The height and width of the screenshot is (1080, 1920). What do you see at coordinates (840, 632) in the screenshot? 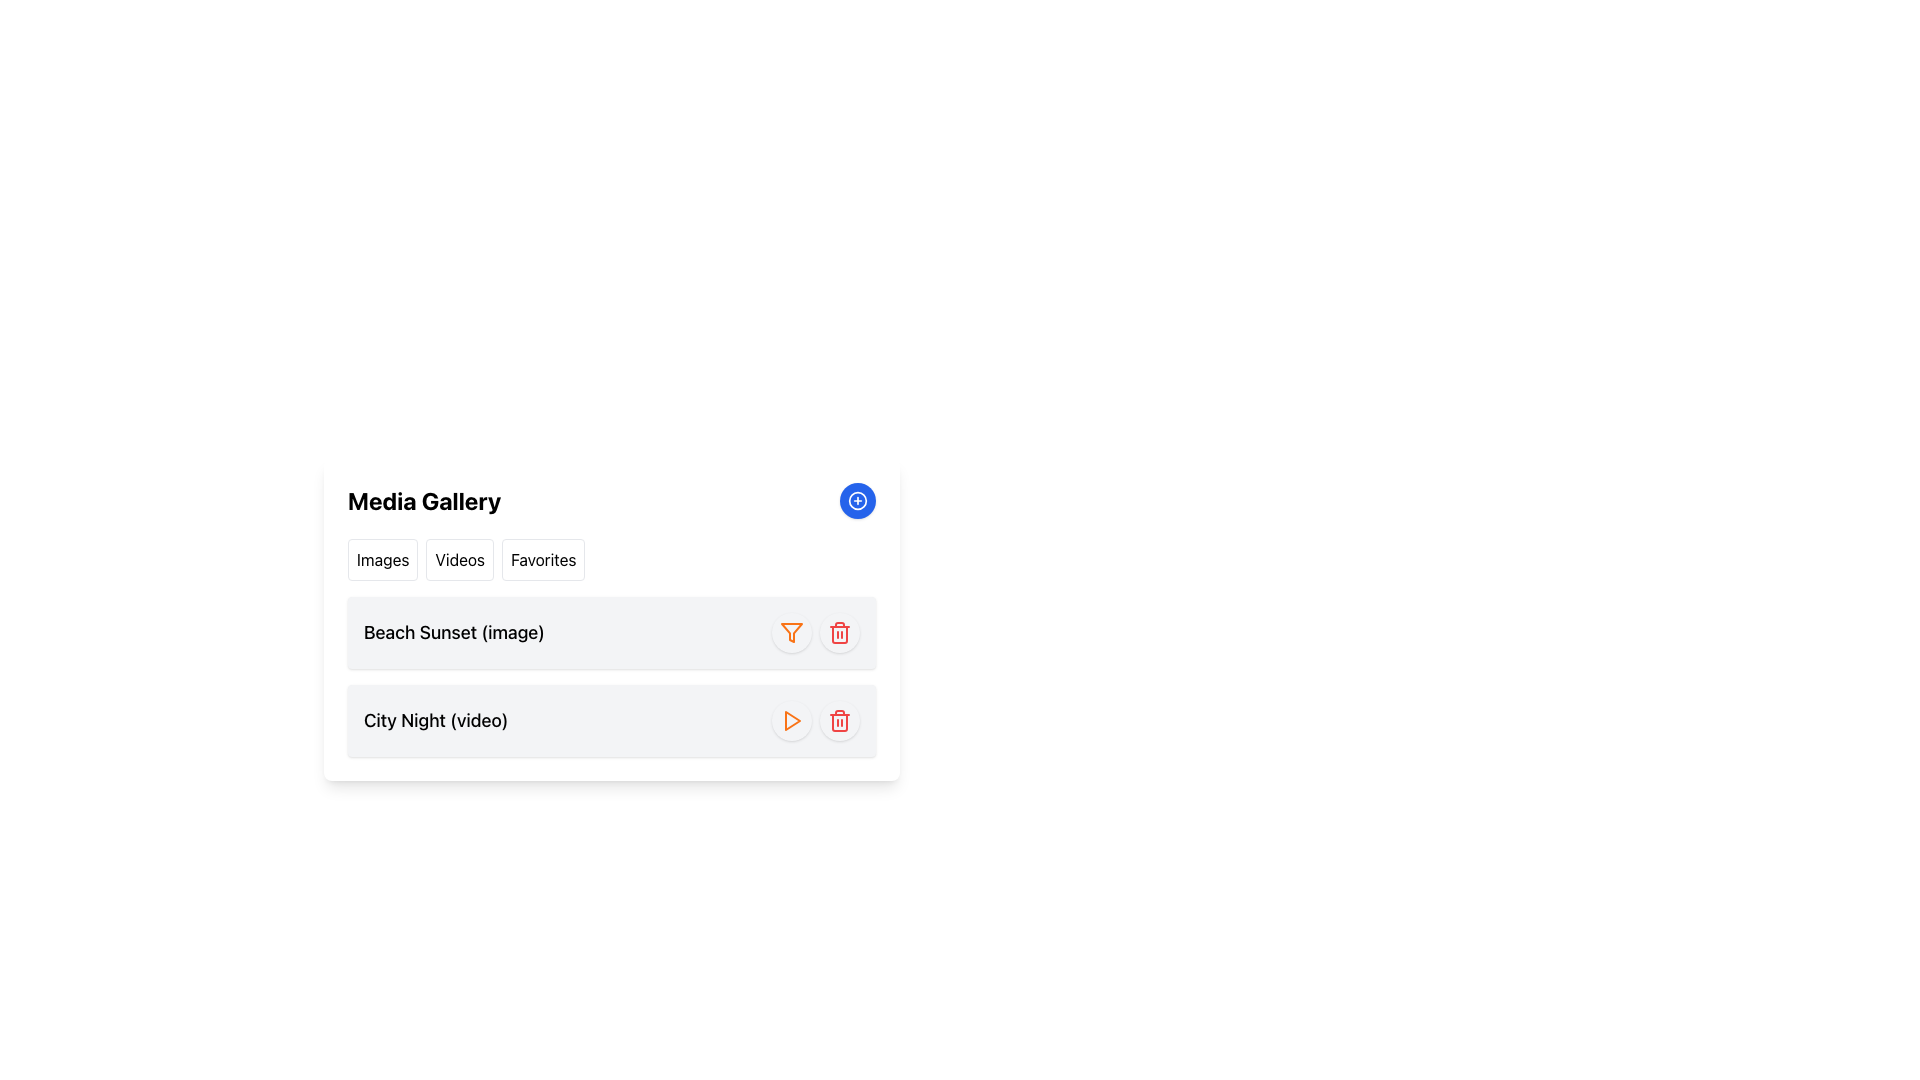
I see `the trash can icon located to the right of the 'Beach Sunset (image)' list item in the 'Media Gallery'` at bounding box center [840, 632].